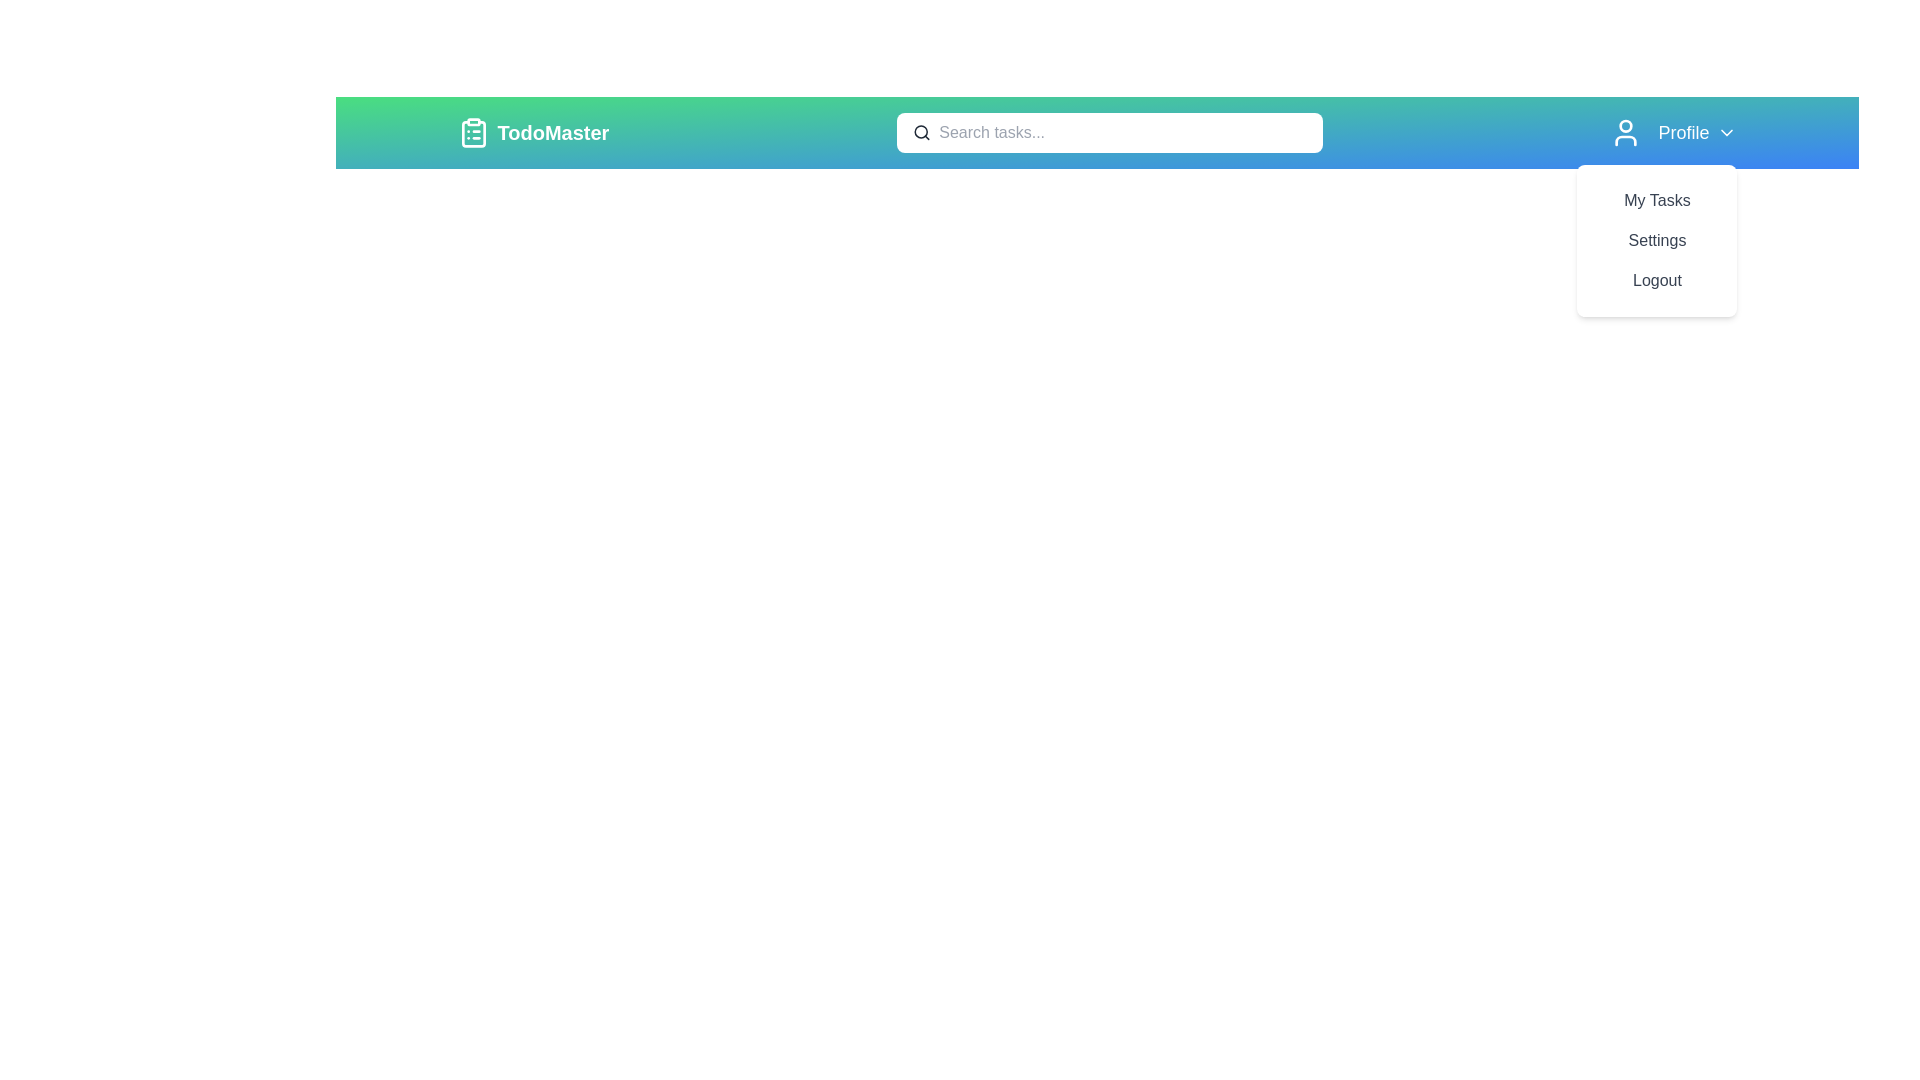 This screenshot has width=1920, height=1080. I want to click on the chevron down icon located to the right of the 'Profile' text in the header, so click(1726, 132).